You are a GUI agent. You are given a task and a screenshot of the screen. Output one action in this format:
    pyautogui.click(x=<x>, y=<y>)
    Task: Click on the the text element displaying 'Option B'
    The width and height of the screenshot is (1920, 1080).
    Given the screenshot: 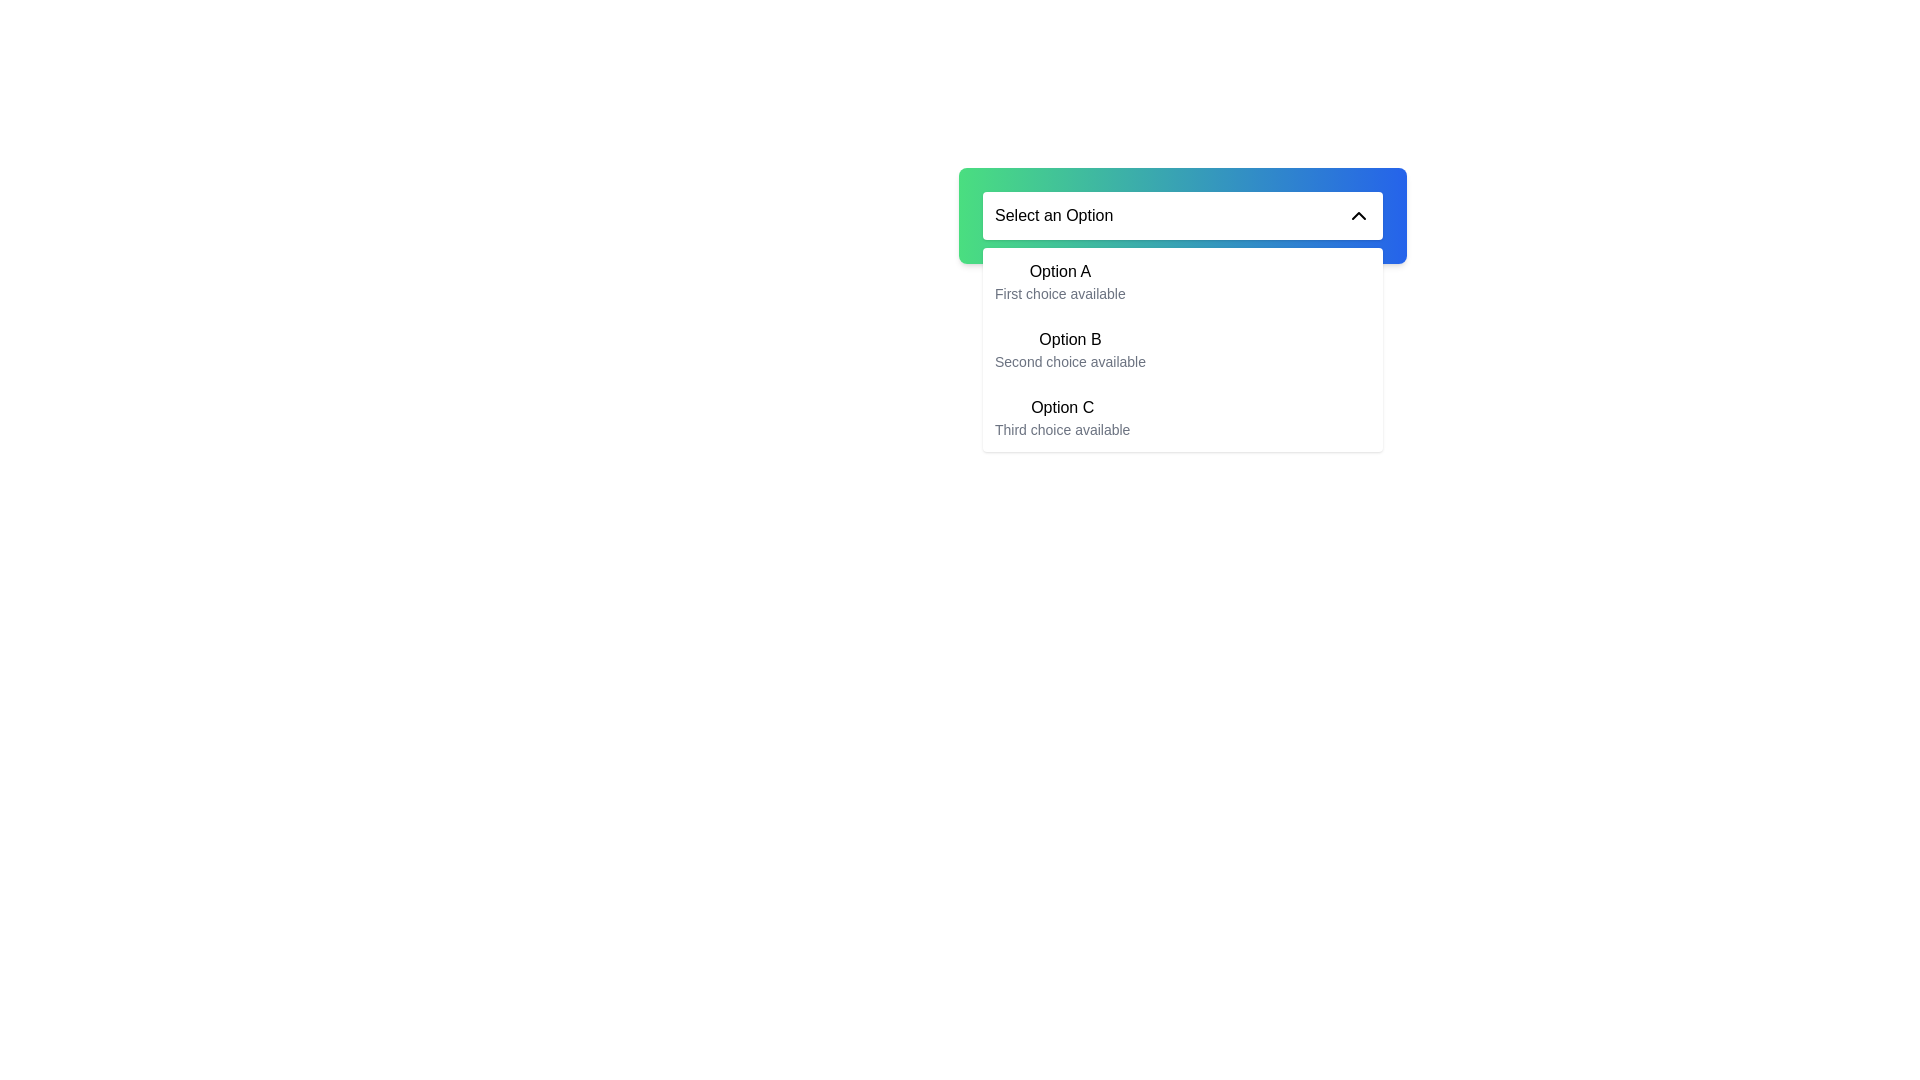 What is the action you would take?
    pyautogui.click(x=1069, y=338)
    